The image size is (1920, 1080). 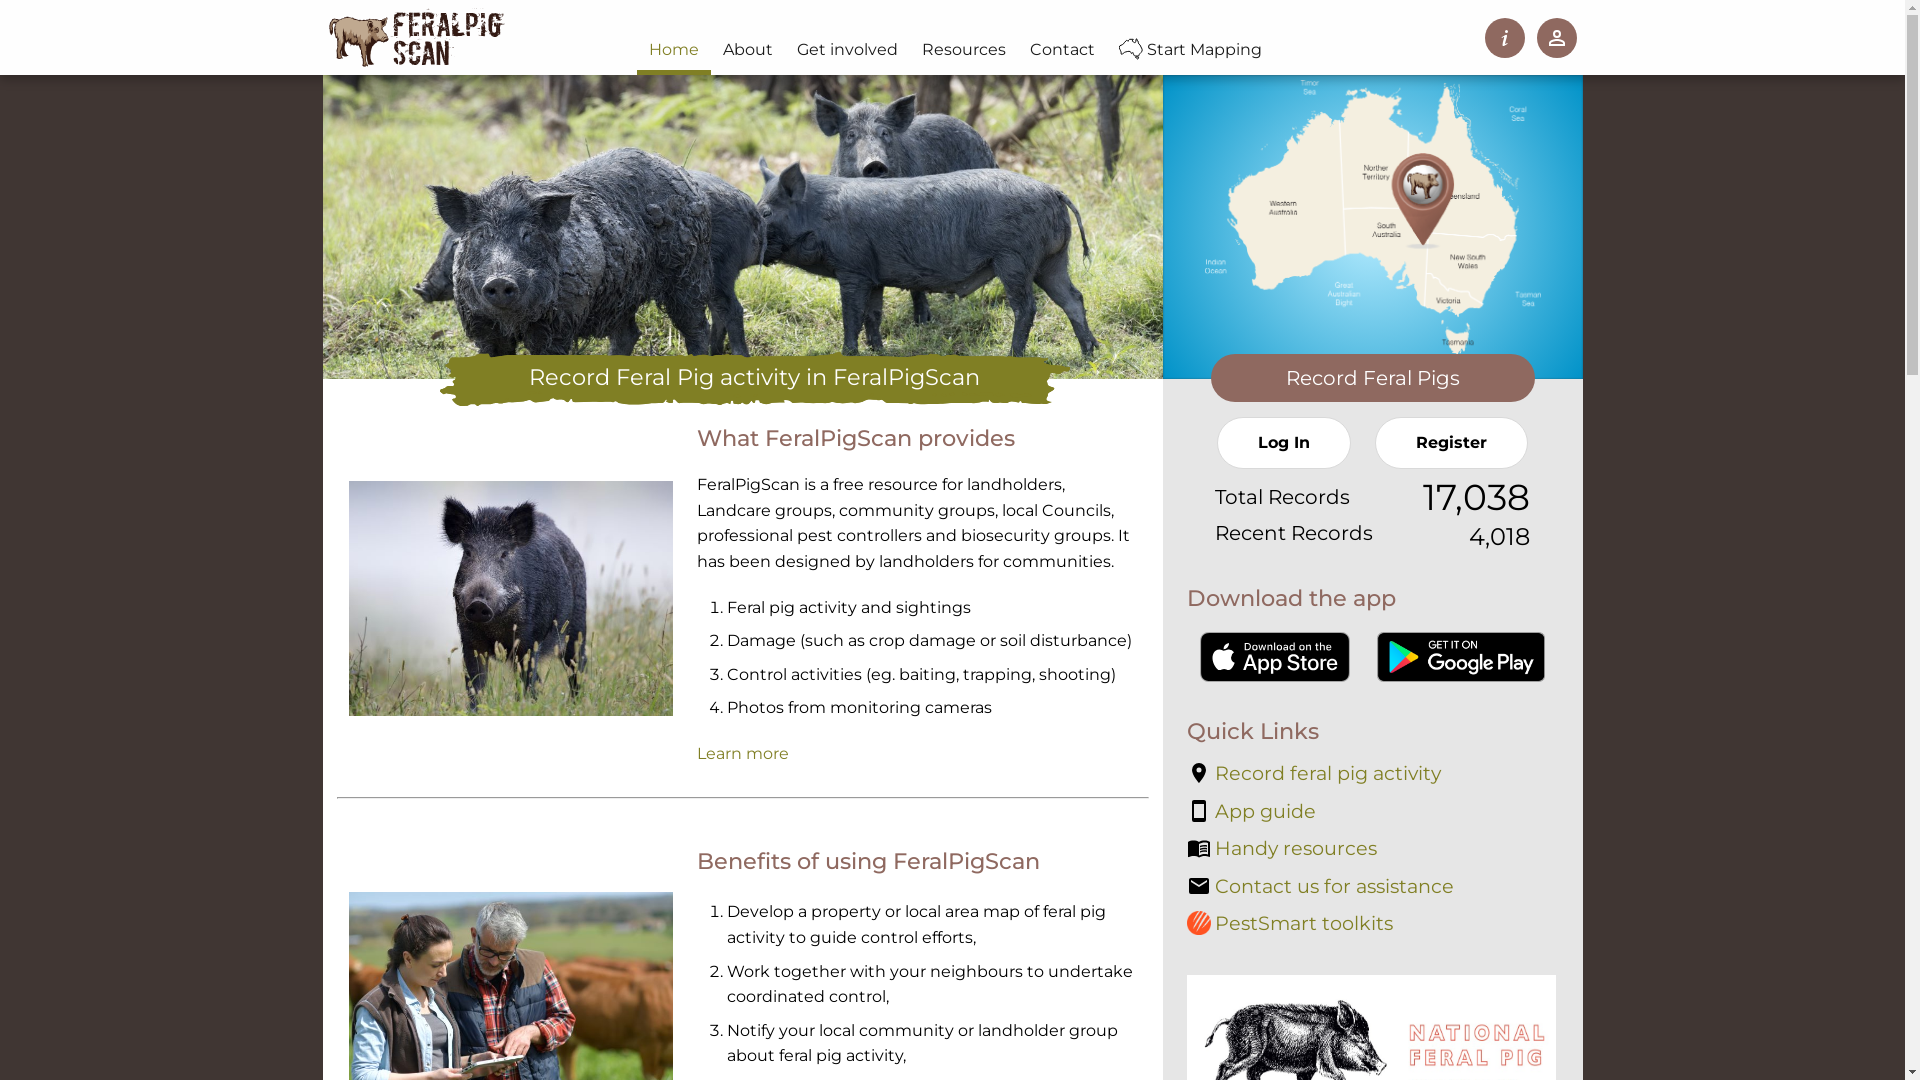 What do you see at coordinates (855, 437) in the screenshot?
I see `'What FeralPigScan provides'` at bounding box center [855, 437].